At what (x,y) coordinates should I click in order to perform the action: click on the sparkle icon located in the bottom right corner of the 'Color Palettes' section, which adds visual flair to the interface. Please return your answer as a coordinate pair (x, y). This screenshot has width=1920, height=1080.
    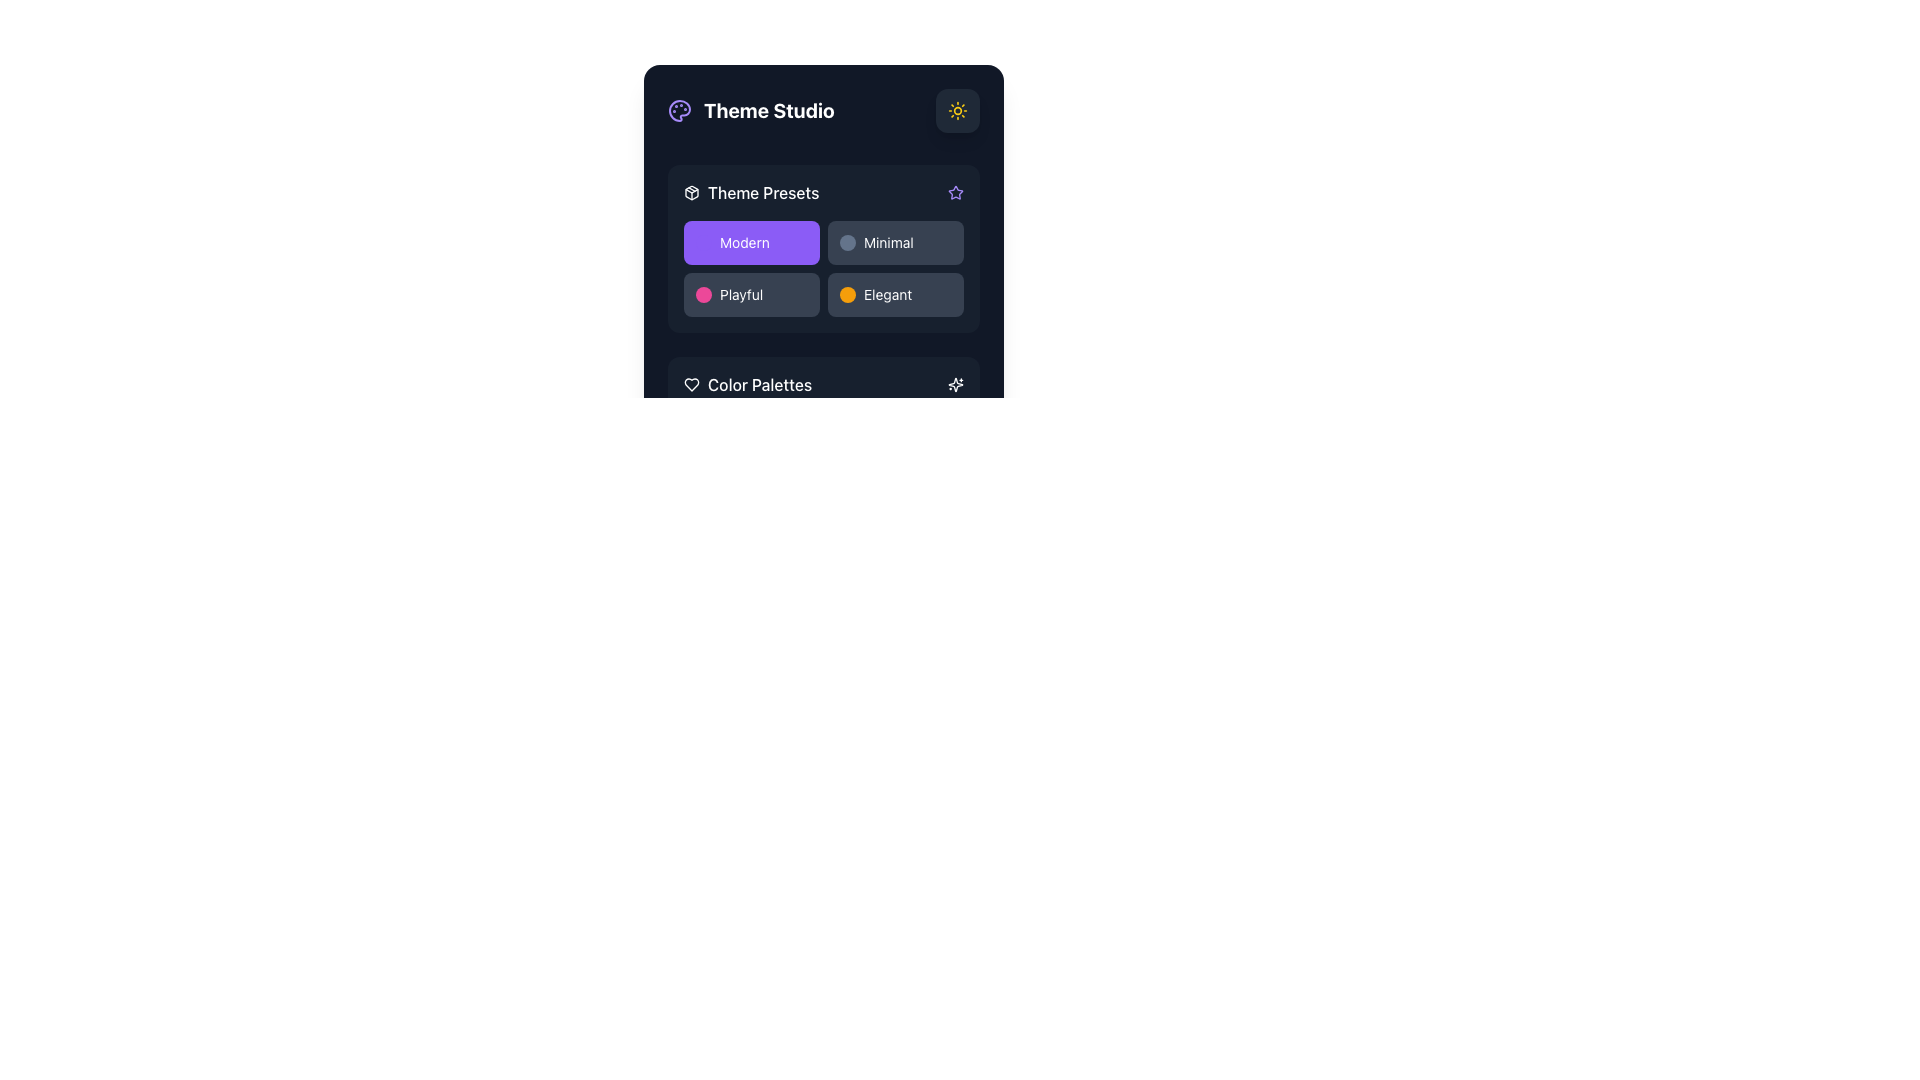
    Looking at the image, I should click on (954, 385).